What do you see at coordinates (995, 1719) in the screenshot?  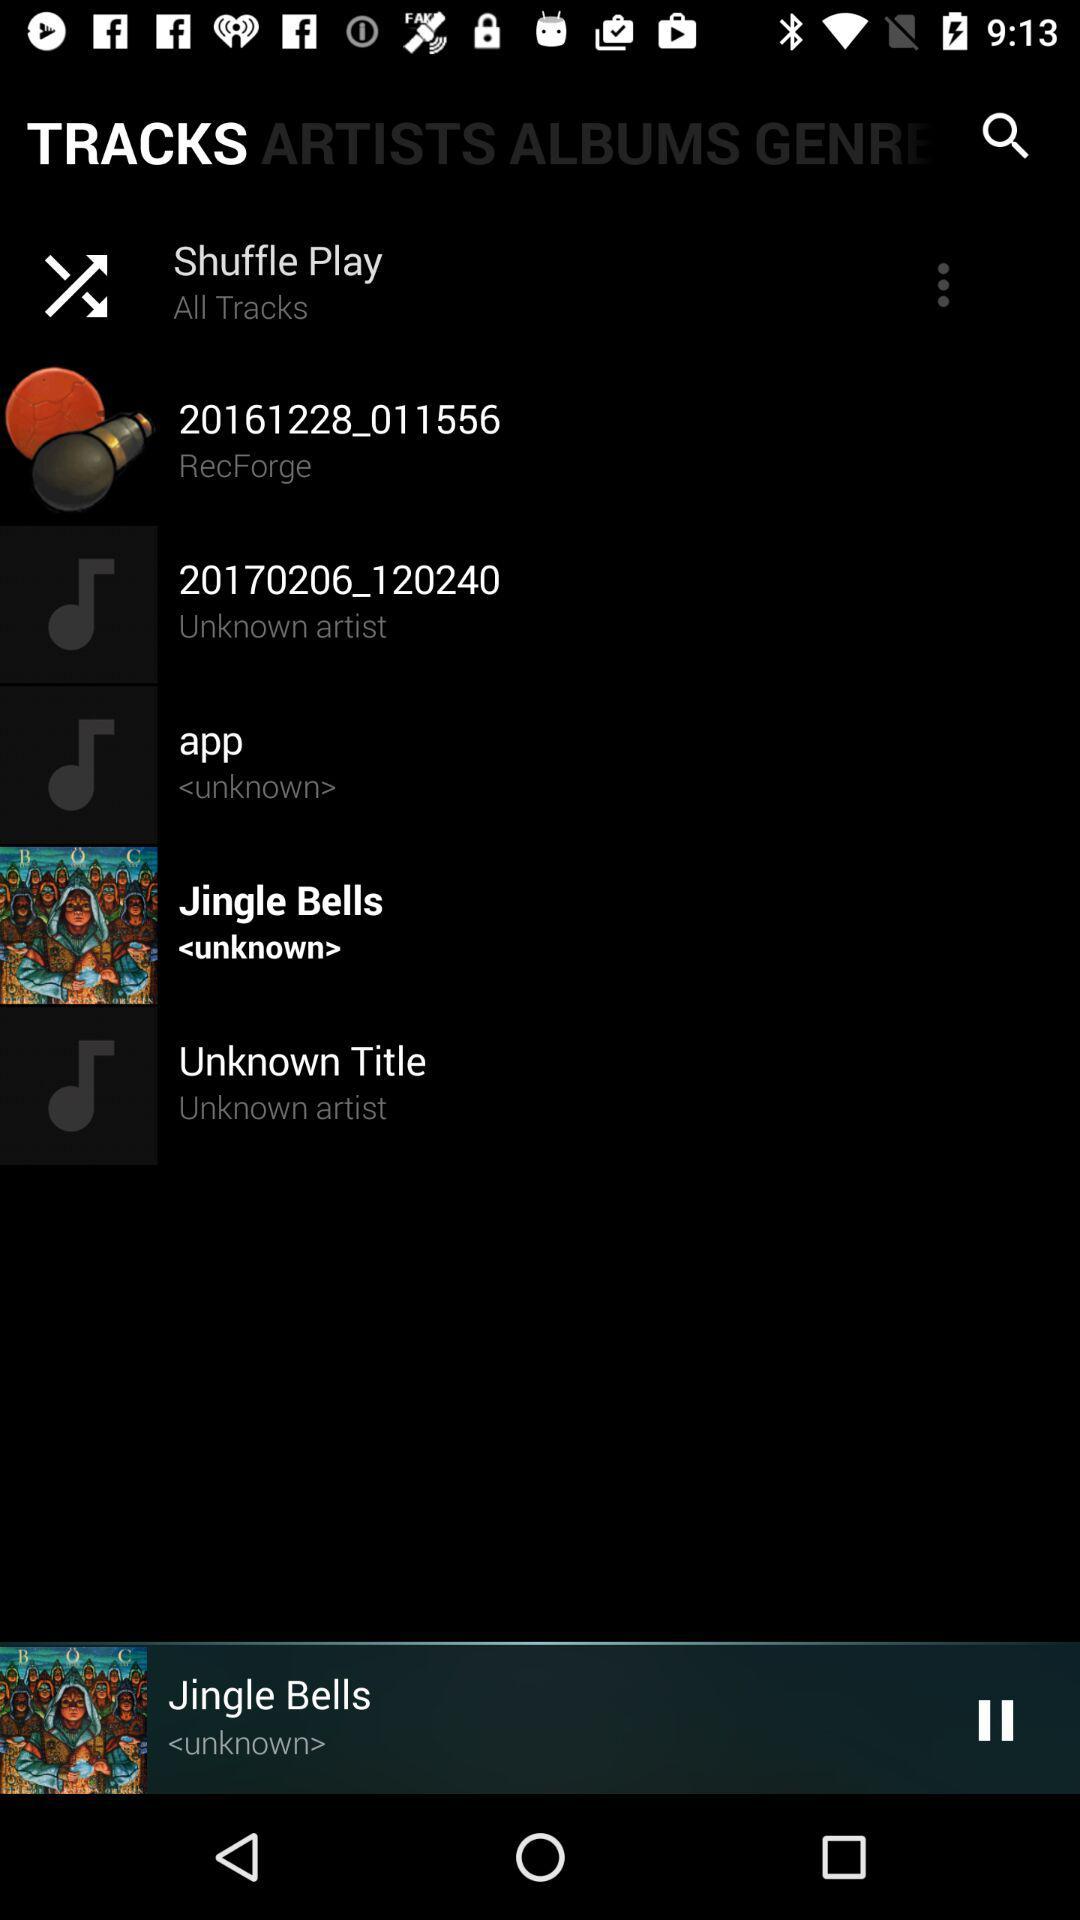 I see `pause` at bounding box center [995, 1719].